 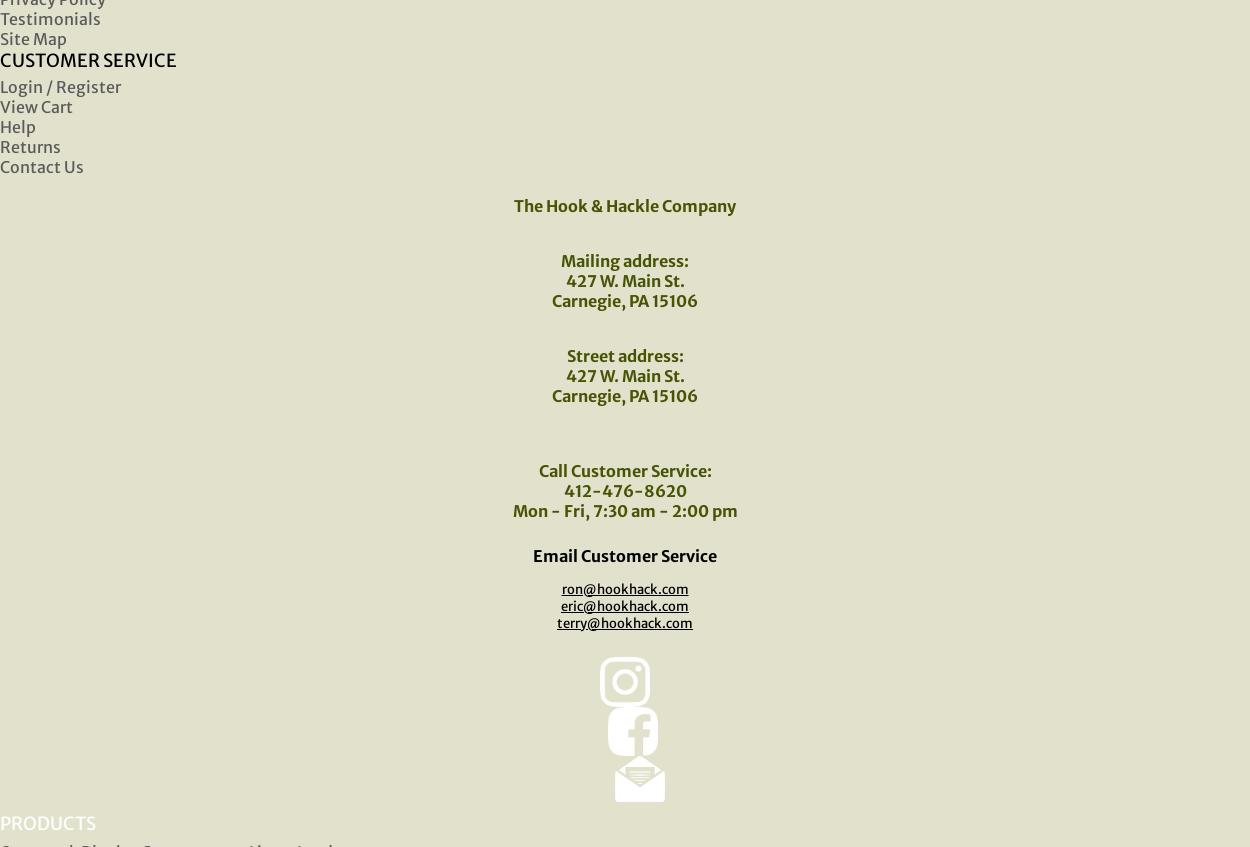 What do you see at coordinates (514, 204) in the screenshot?
I see `'The Hook & Hackle Company'` at bounding box center [514, 204].